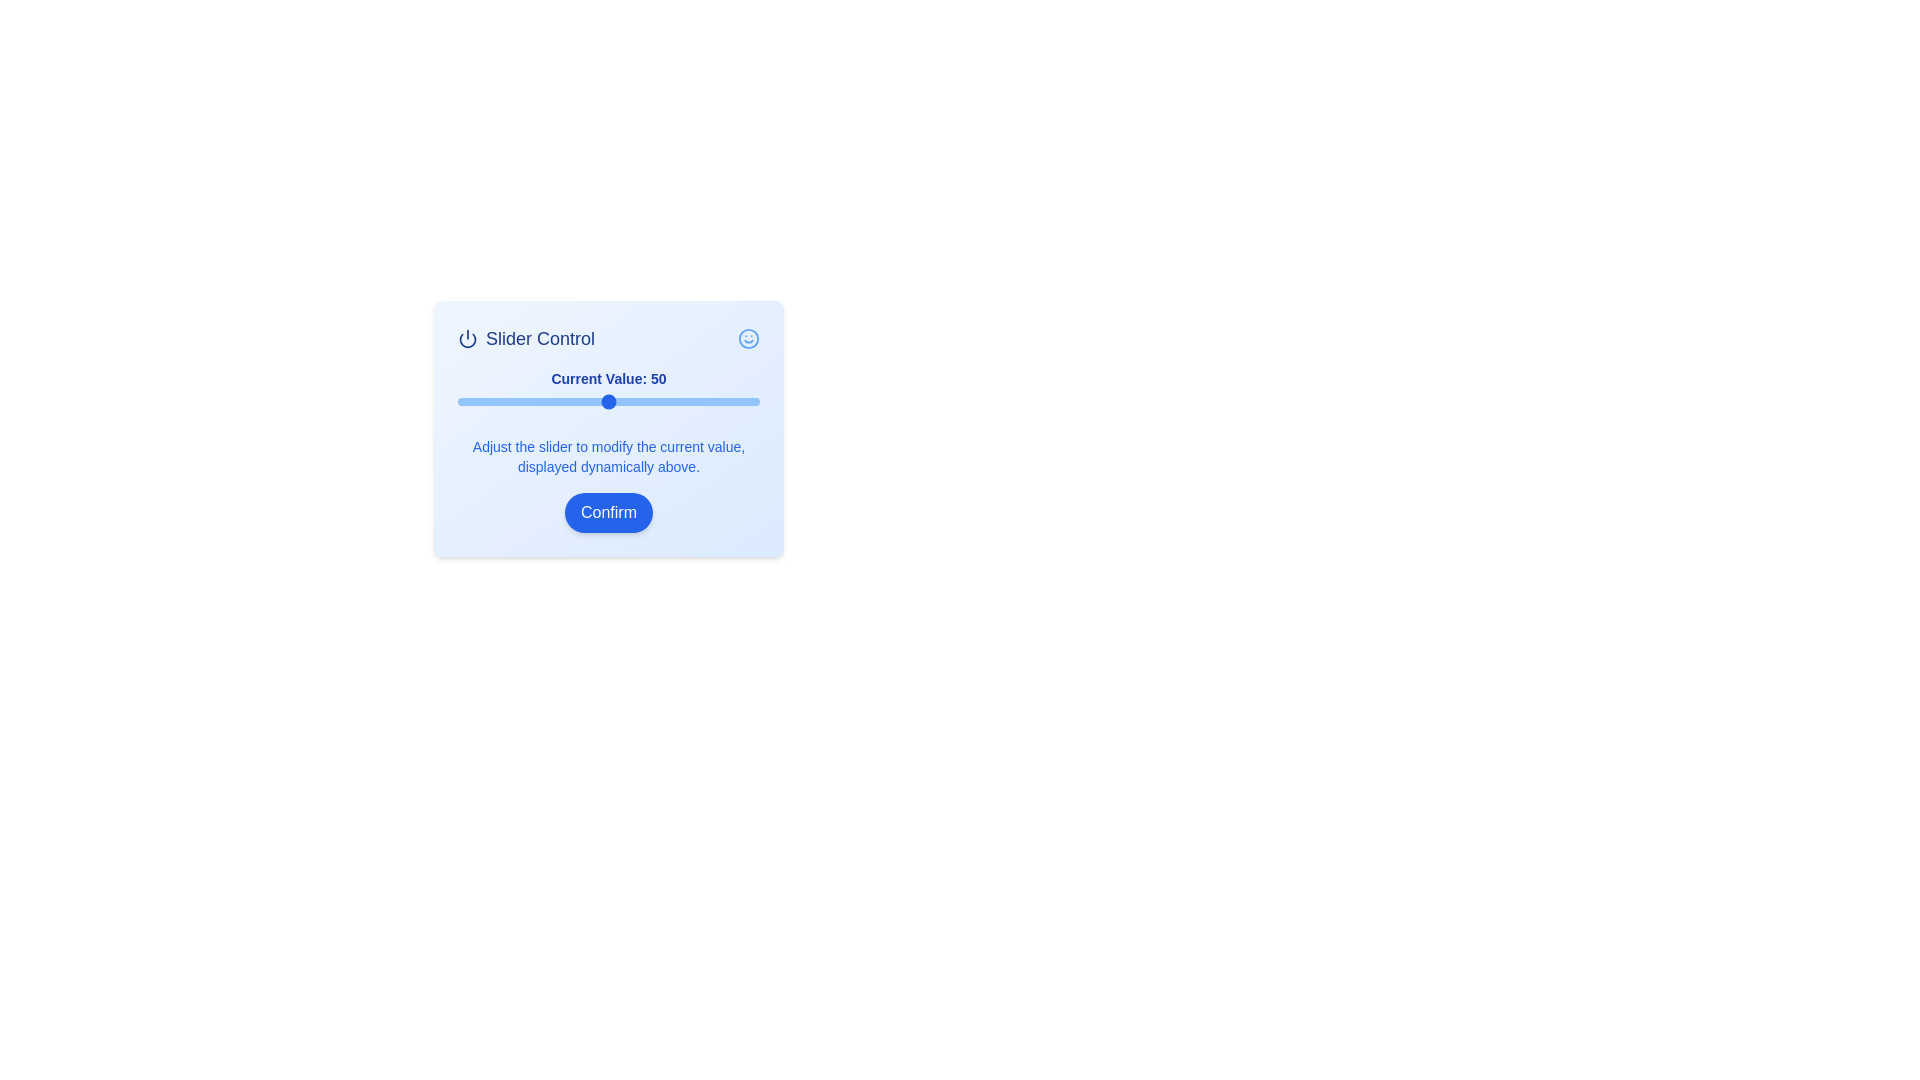 This screenshot has width=1920, height=1080. What do you see at coordinates (604, 401) in the screenshot?
I see `the slider value` at bounding box center [604, 401].